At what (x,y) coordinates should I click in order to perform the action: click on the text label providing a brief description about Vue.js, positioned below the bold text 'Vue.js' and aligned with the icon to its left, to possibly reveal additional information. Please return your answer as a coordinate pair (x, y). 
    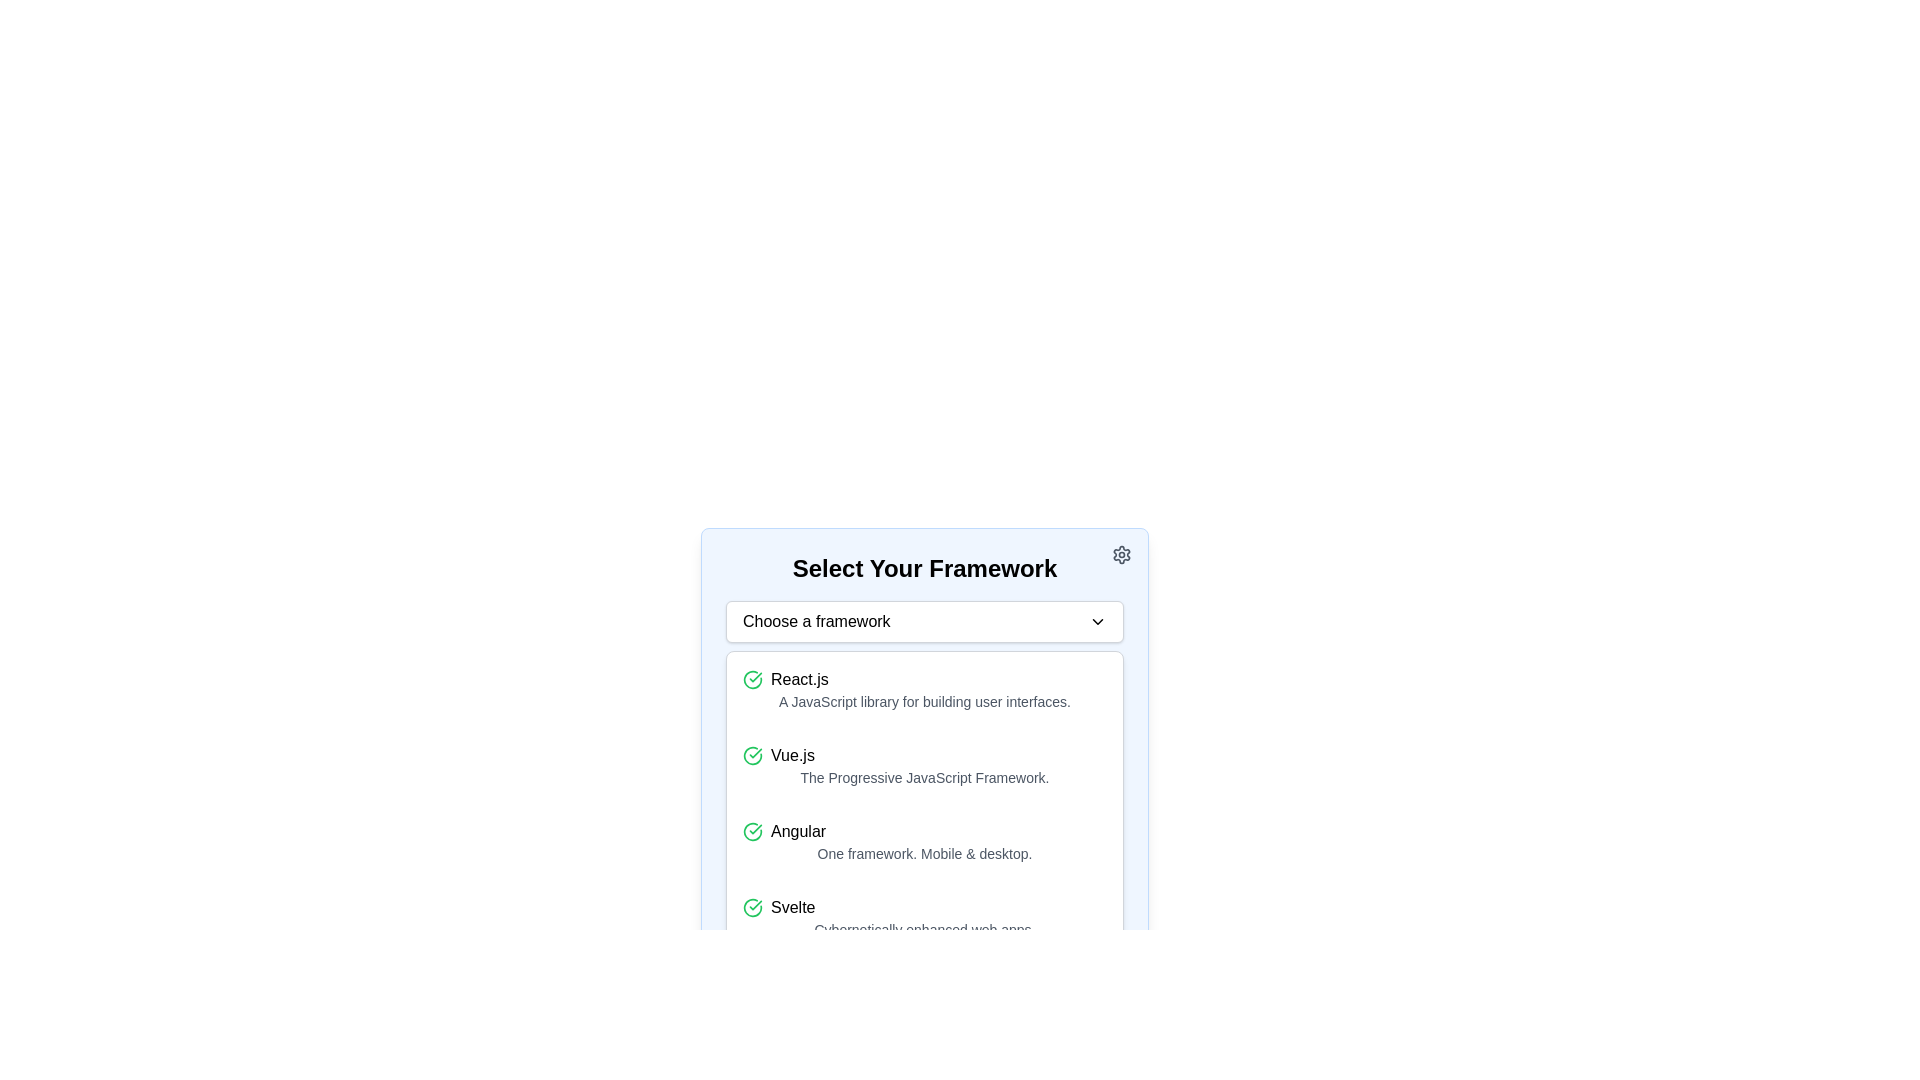
    Looking at the image, I should click on (924, 777).